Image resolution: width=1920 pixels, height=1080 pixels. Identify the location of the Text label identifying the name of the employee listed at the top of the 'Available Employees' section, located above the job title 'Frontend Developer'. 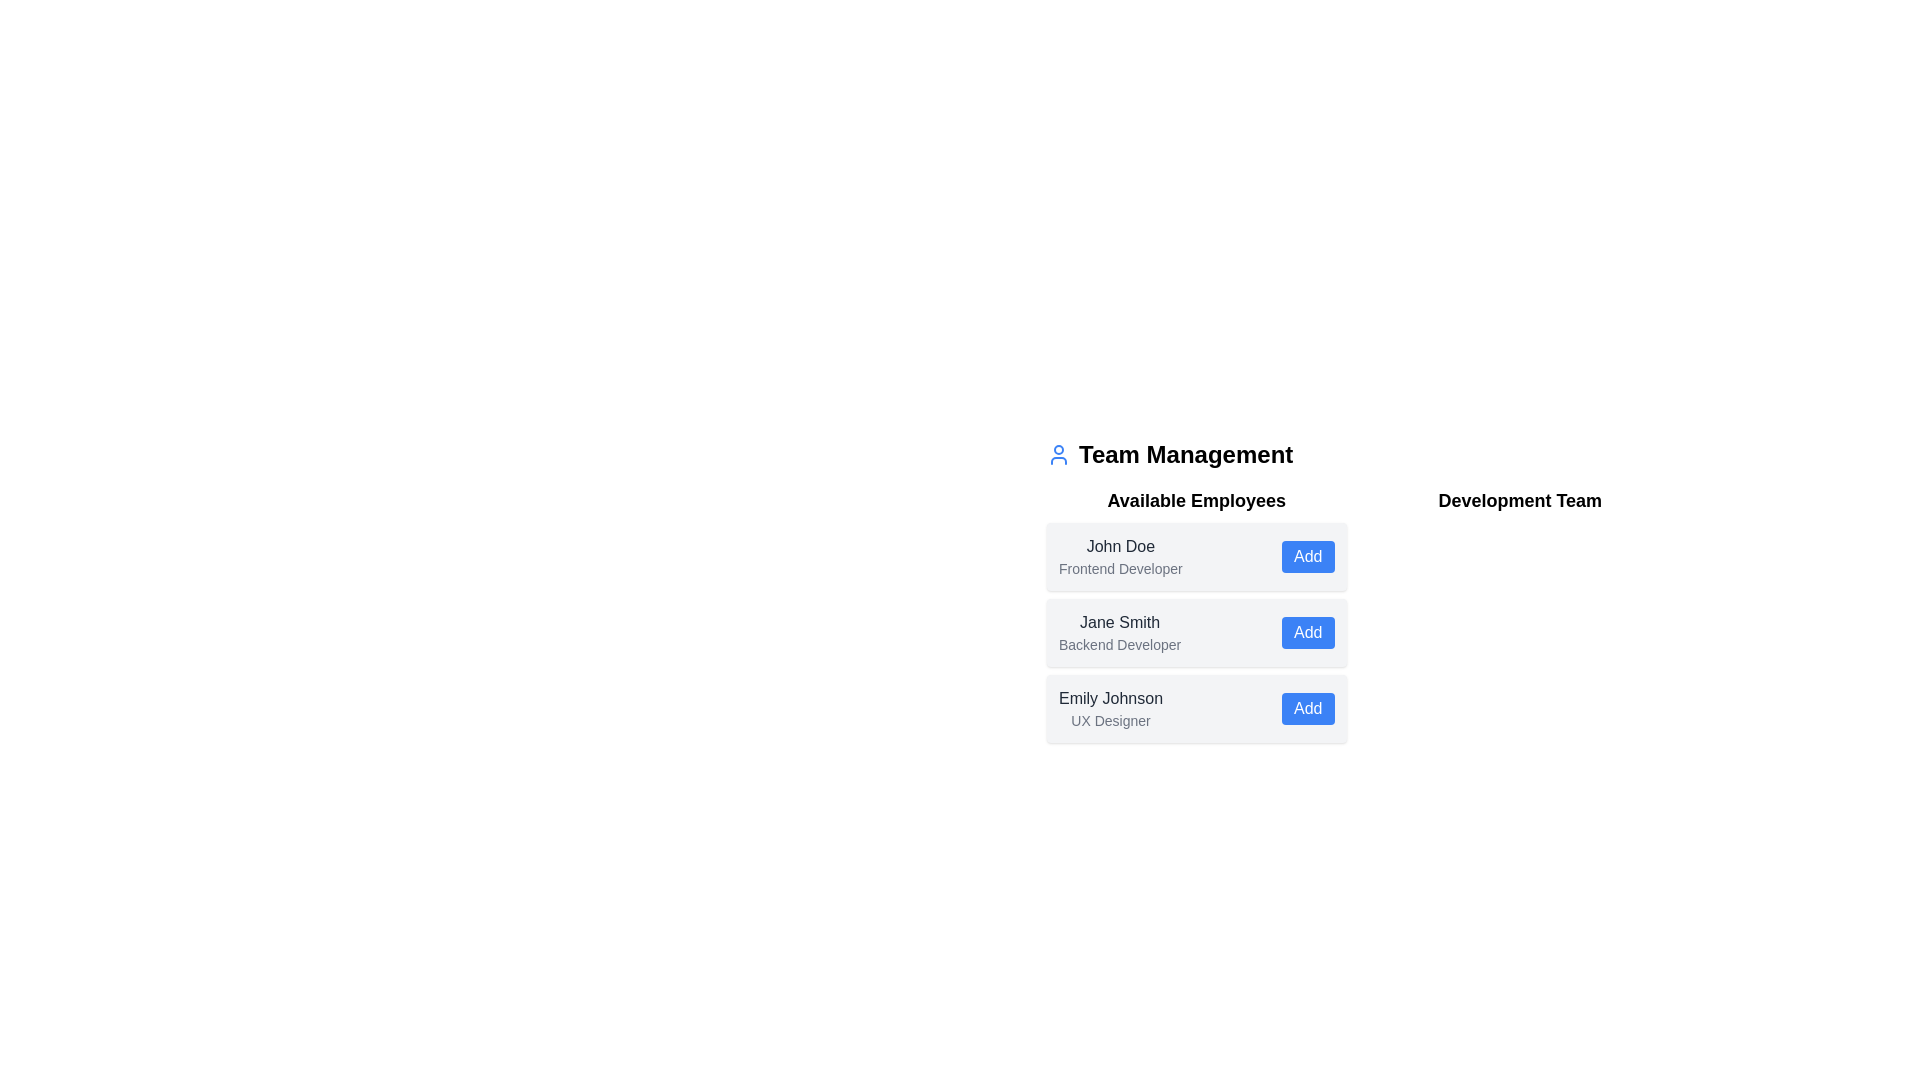
(1120, 547).